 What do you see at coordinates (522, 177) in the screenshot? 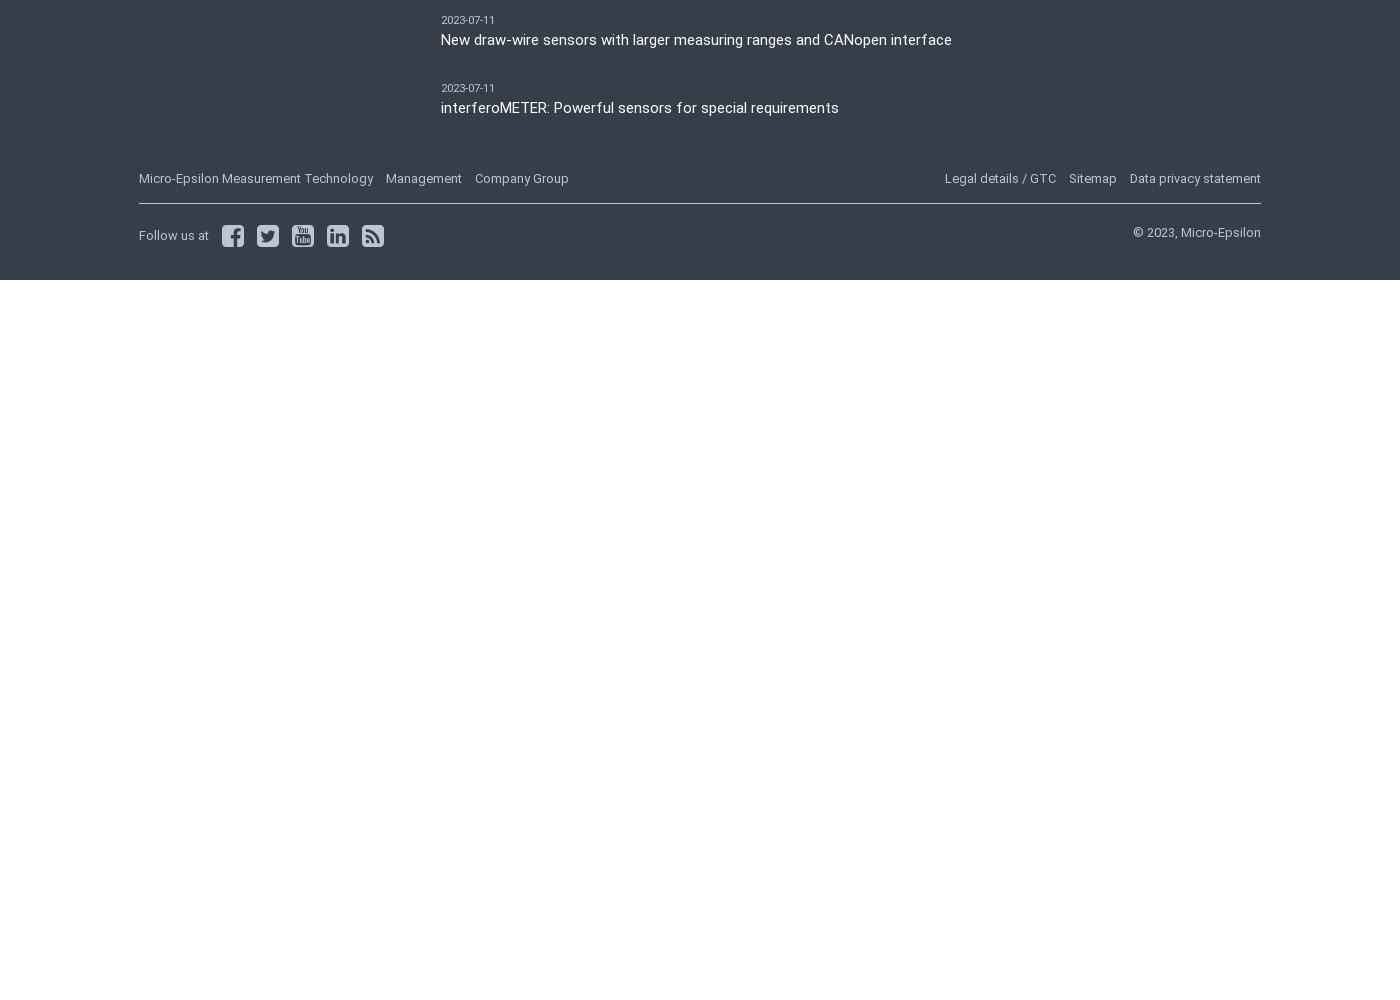
I see `'Company Group'` at bounding box center [522, 177].